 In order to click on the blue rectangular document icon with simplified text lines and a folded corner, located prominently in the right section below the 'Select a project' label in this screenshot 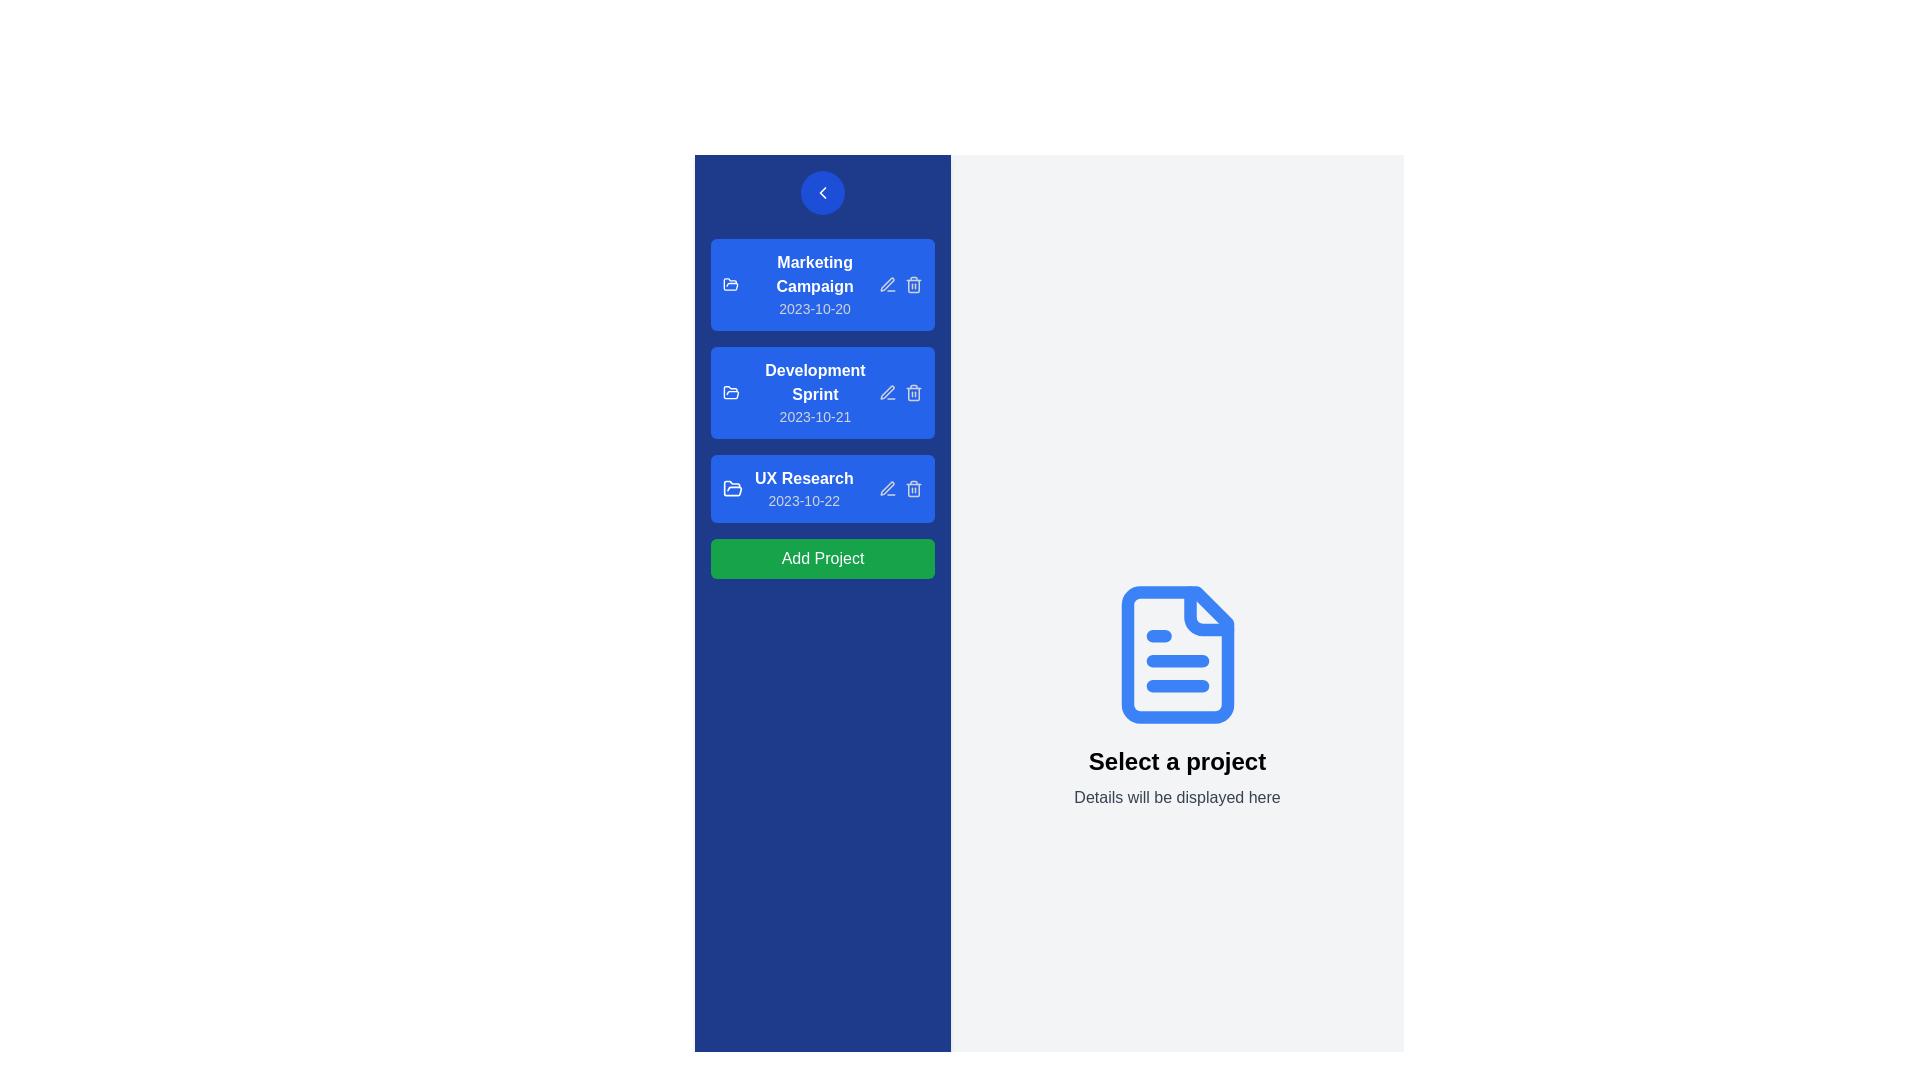, I will do `click(1177, 655)`.